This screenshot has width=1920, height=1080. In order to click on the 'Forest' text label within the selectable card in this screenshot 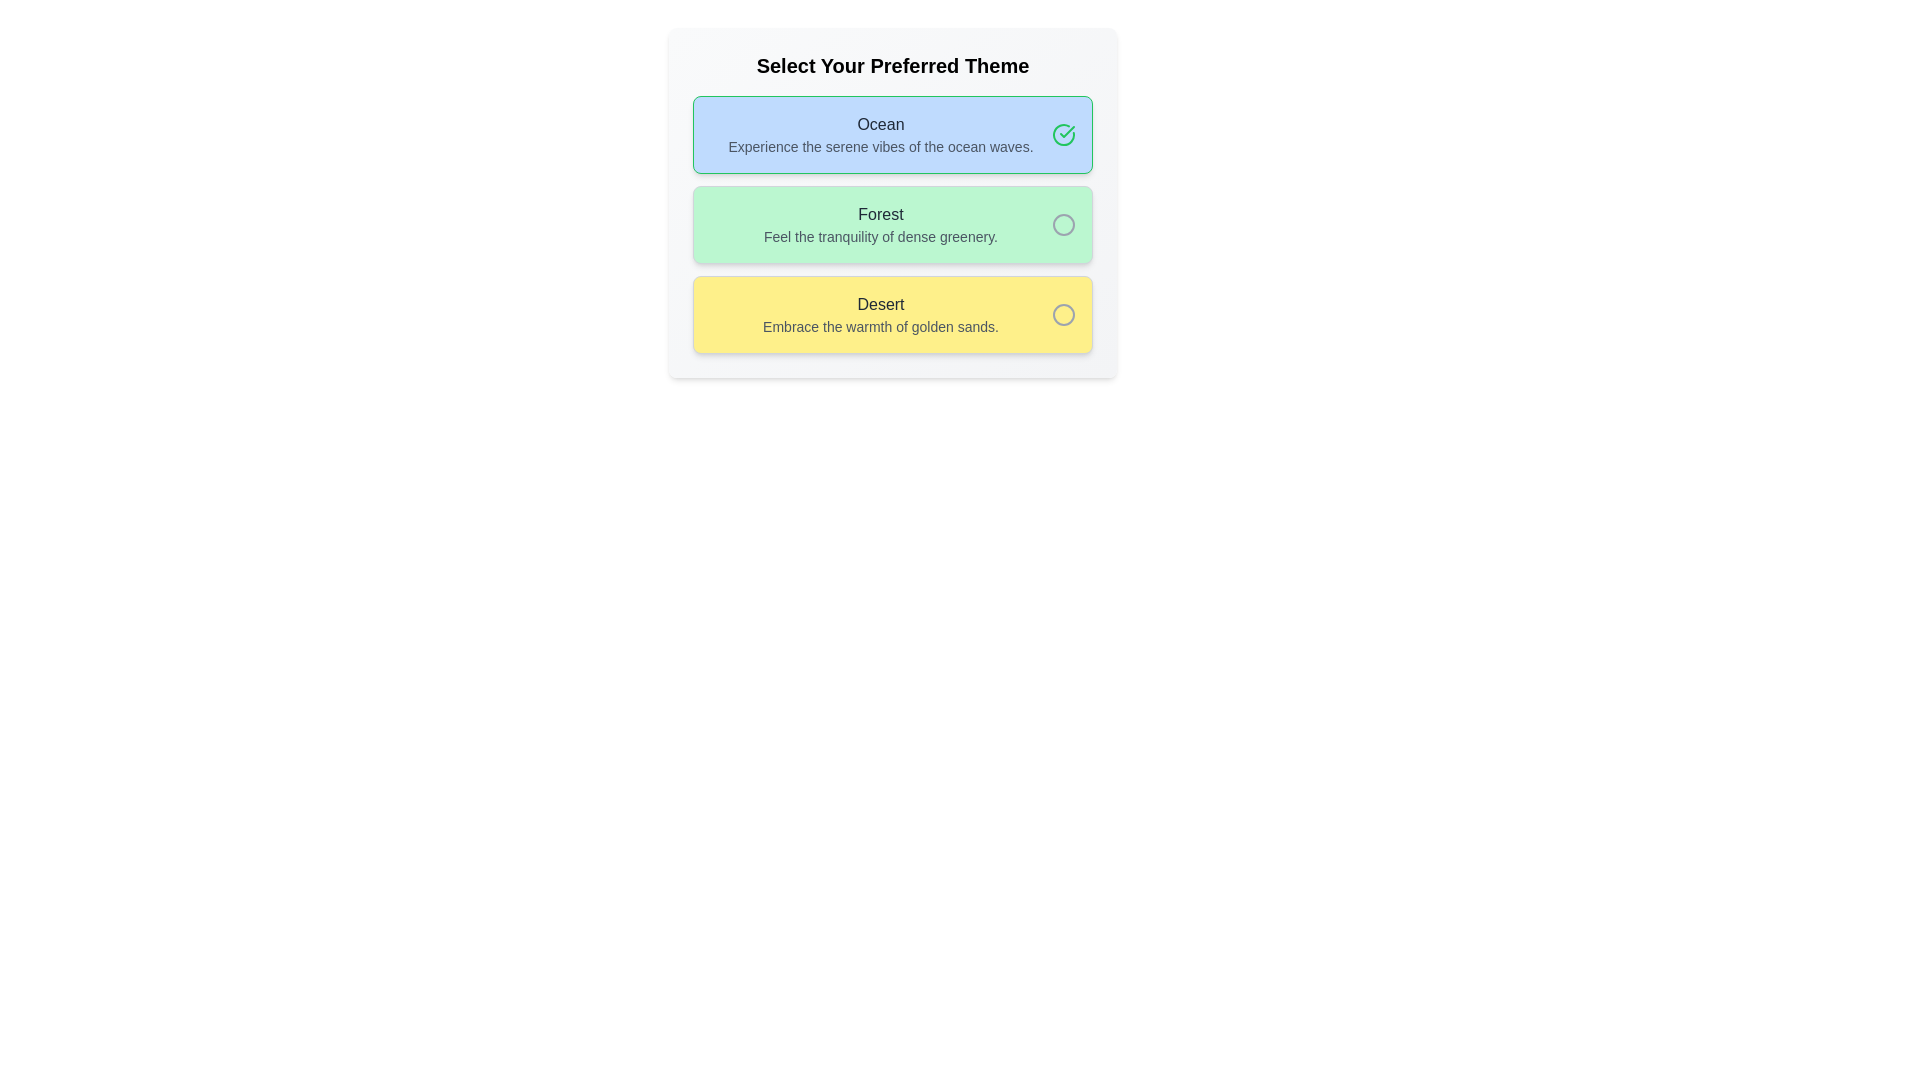, I will do `click(880, 224)`.